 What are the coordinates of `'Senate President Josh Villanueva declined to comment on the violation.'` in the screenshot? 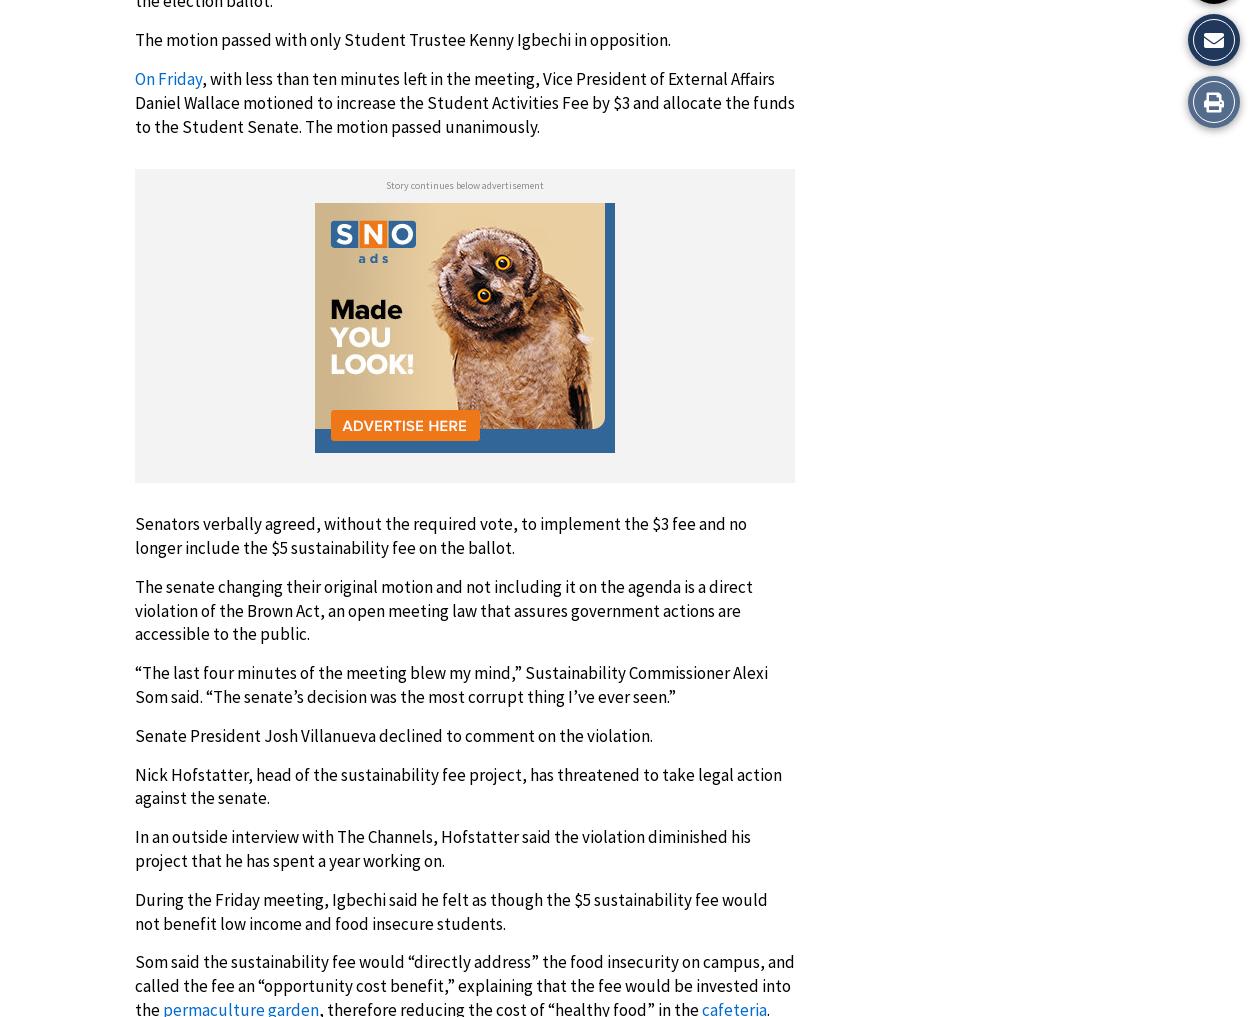 It's located at (394, 733).